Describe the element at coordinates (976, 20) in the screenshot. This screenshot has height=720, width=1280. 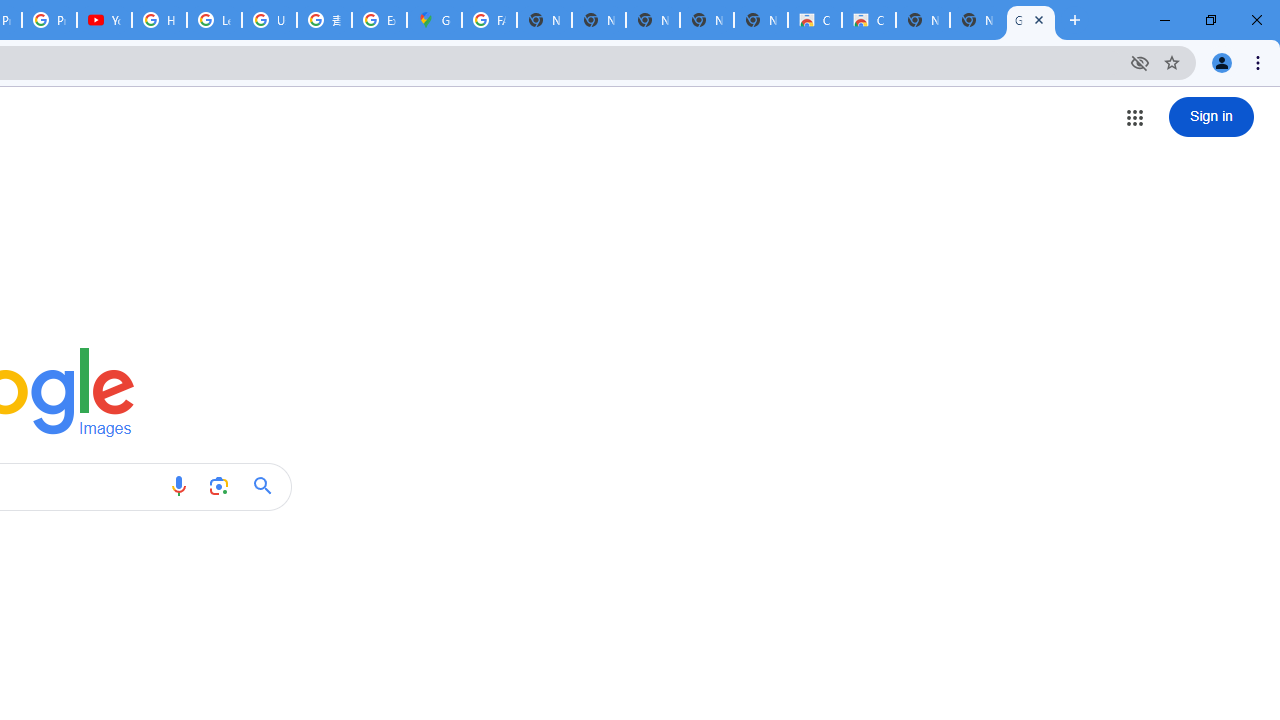
I see `'New Tab'` at that location.